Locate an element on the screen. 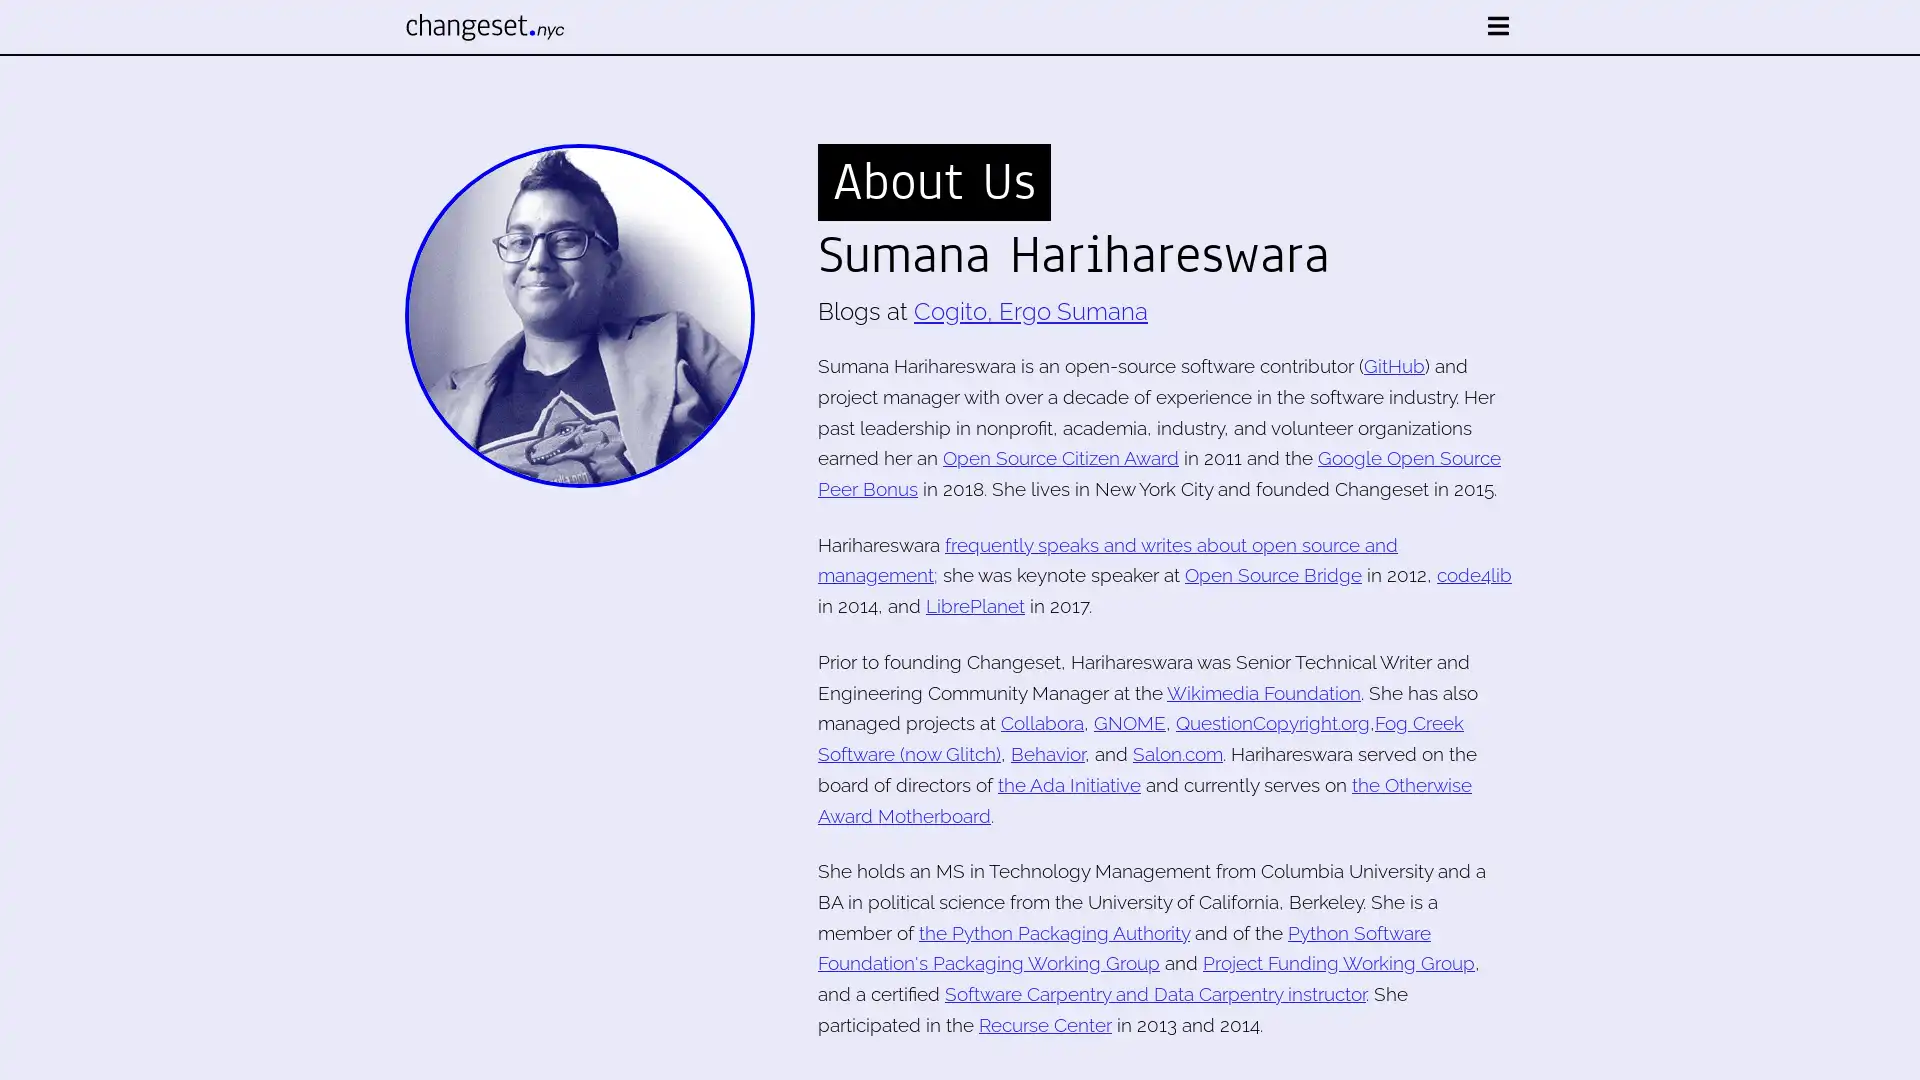 The height and width of the screenshot is (1080, 1920). open nav is located at coordinates (1498, 27).